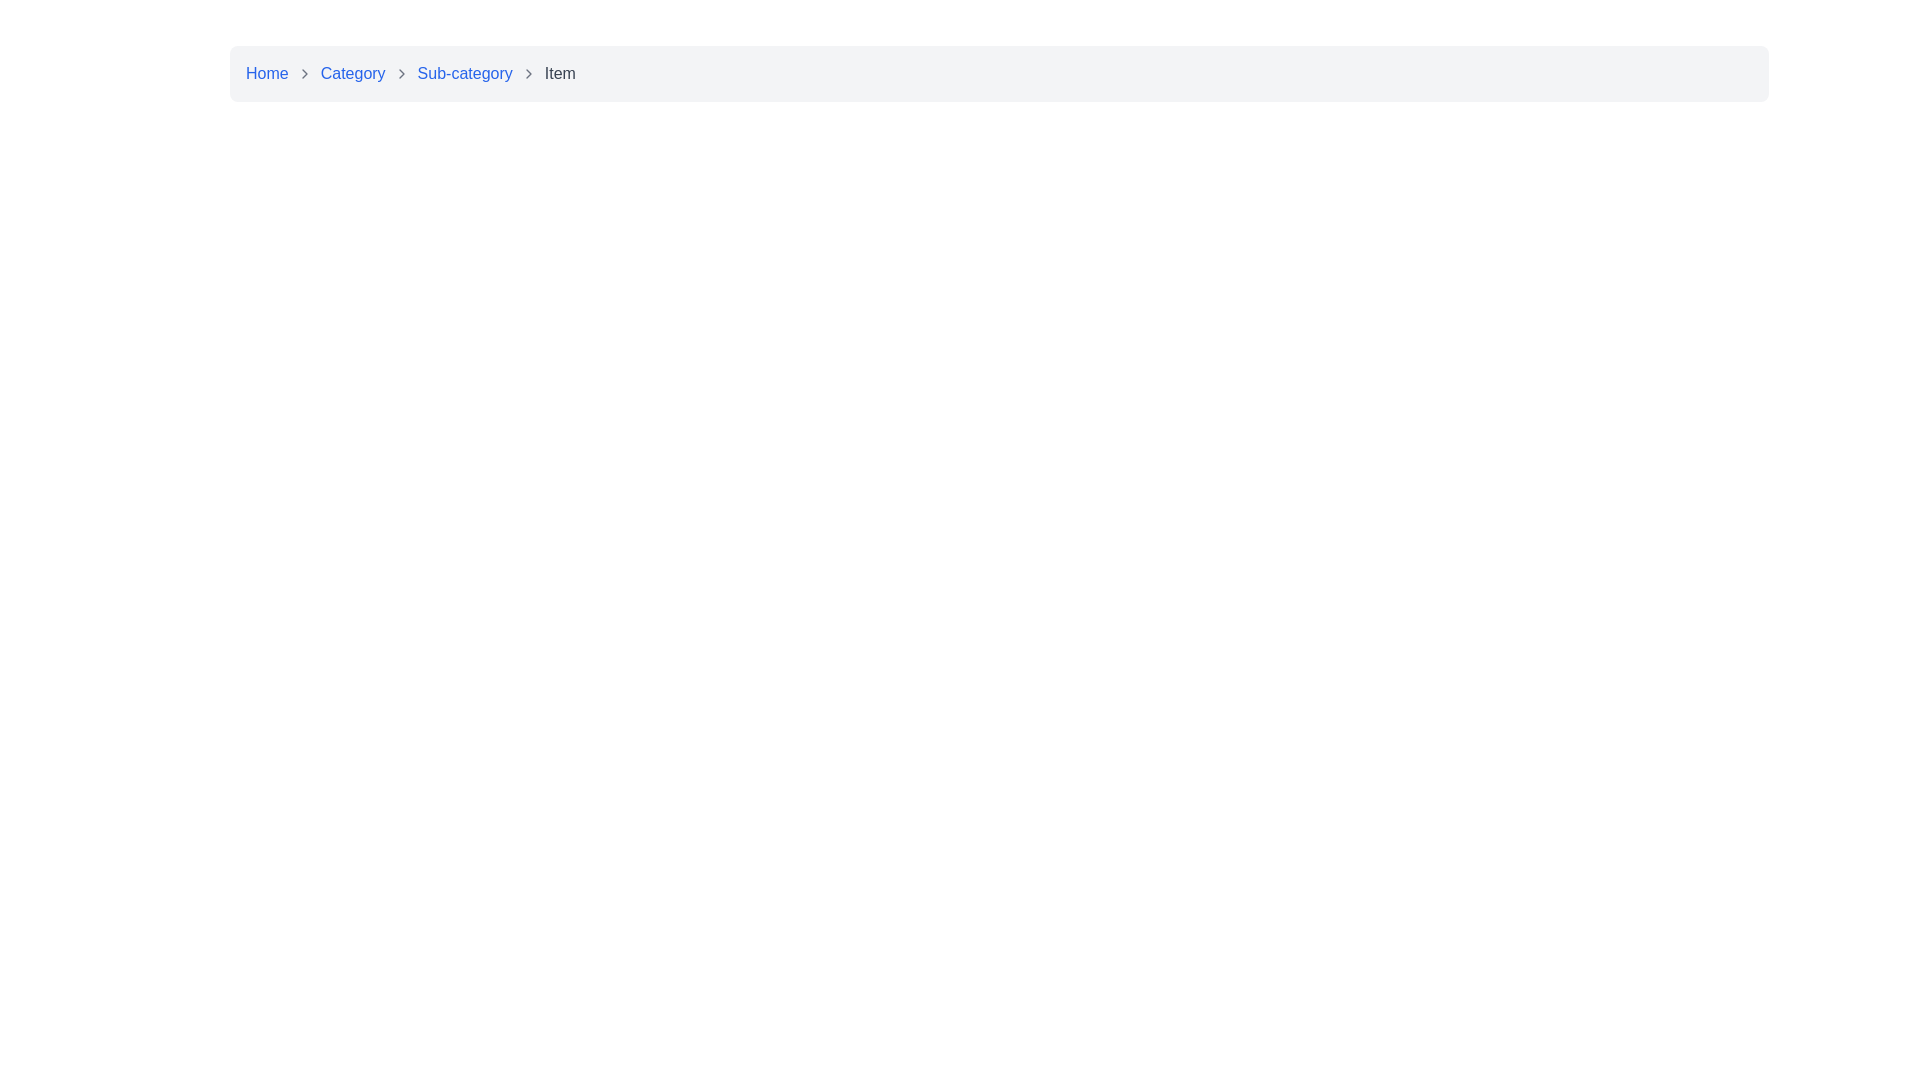  Describe the element at coordinates (266, 72) in the screenshot. I see `the blue-colored 'Home' hyperlink text` at that location.